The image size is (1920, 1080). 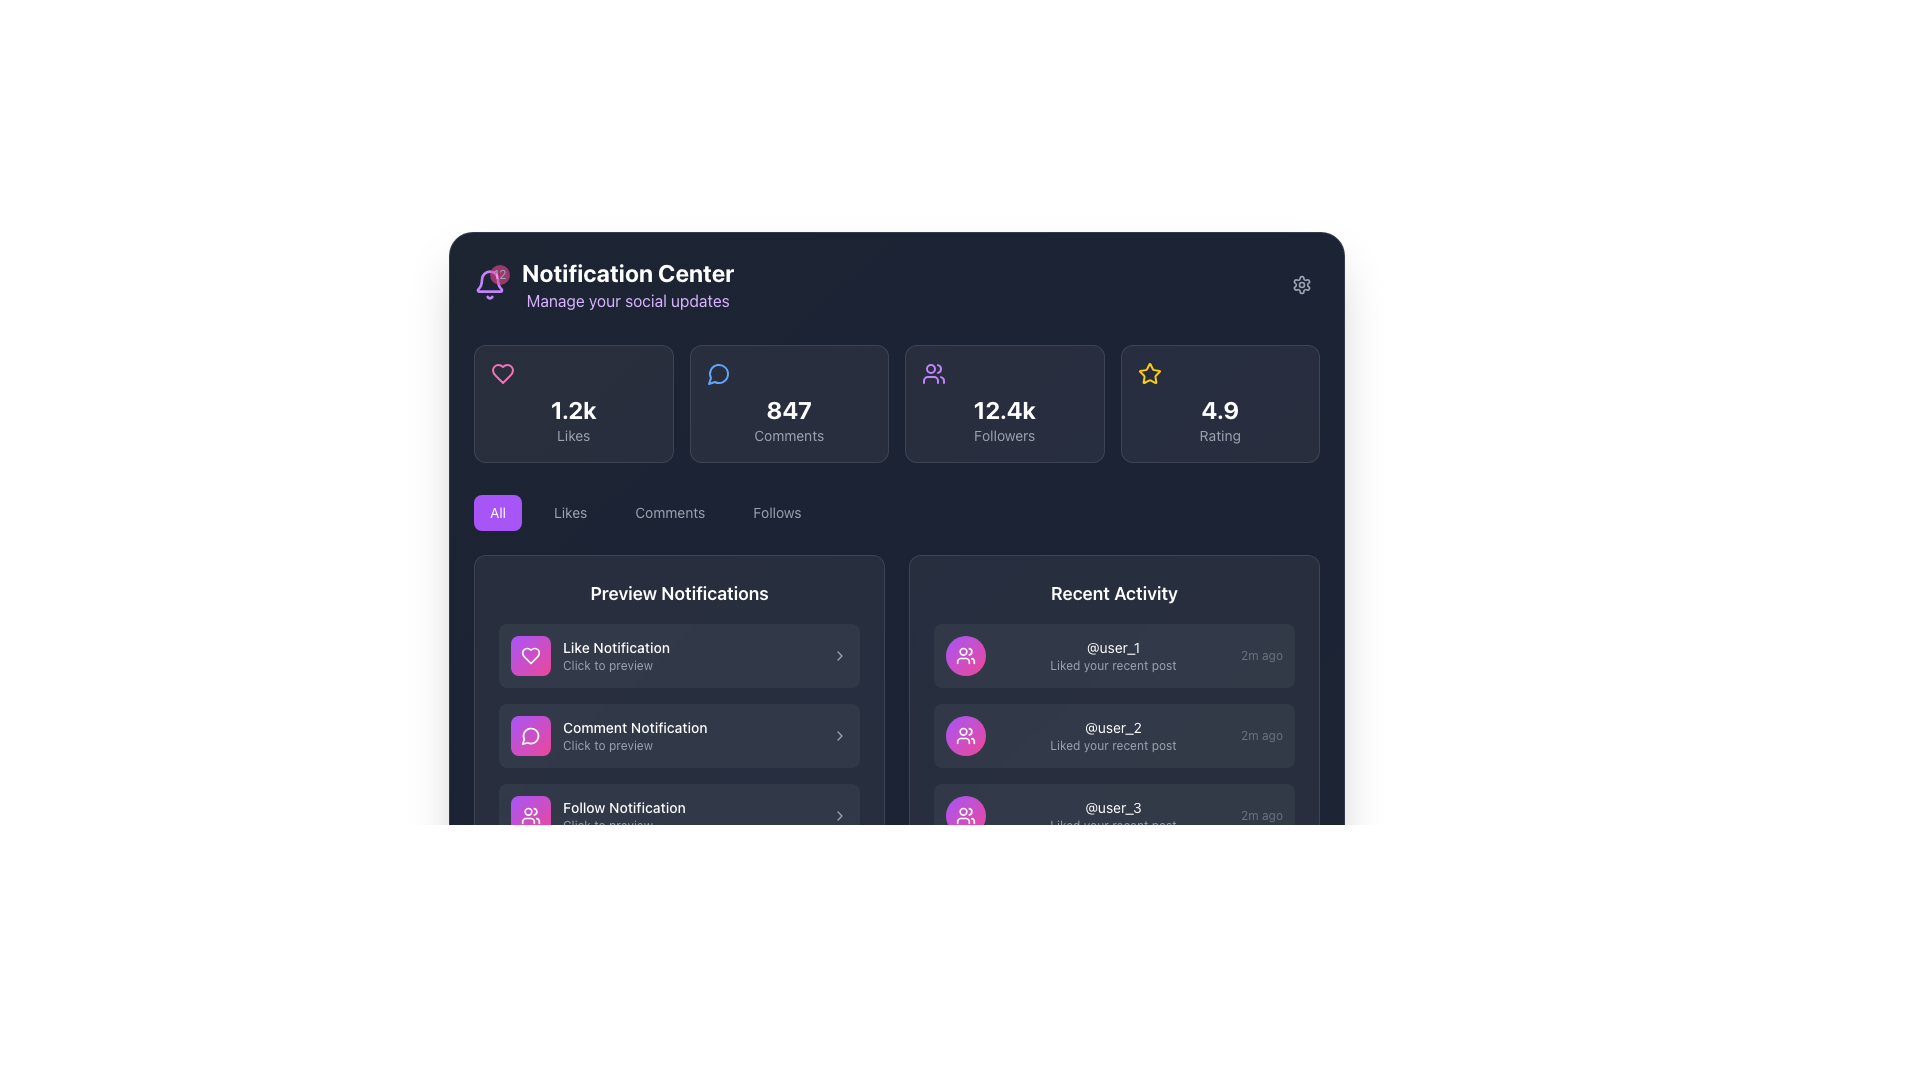 What do you see at coordinates (840, 655) in the screenshot?
I see `the chevron icon located at the far-right end of the 'Like Notification' row in the 'Preview Notifications' section` at bounding box center [840, 655].